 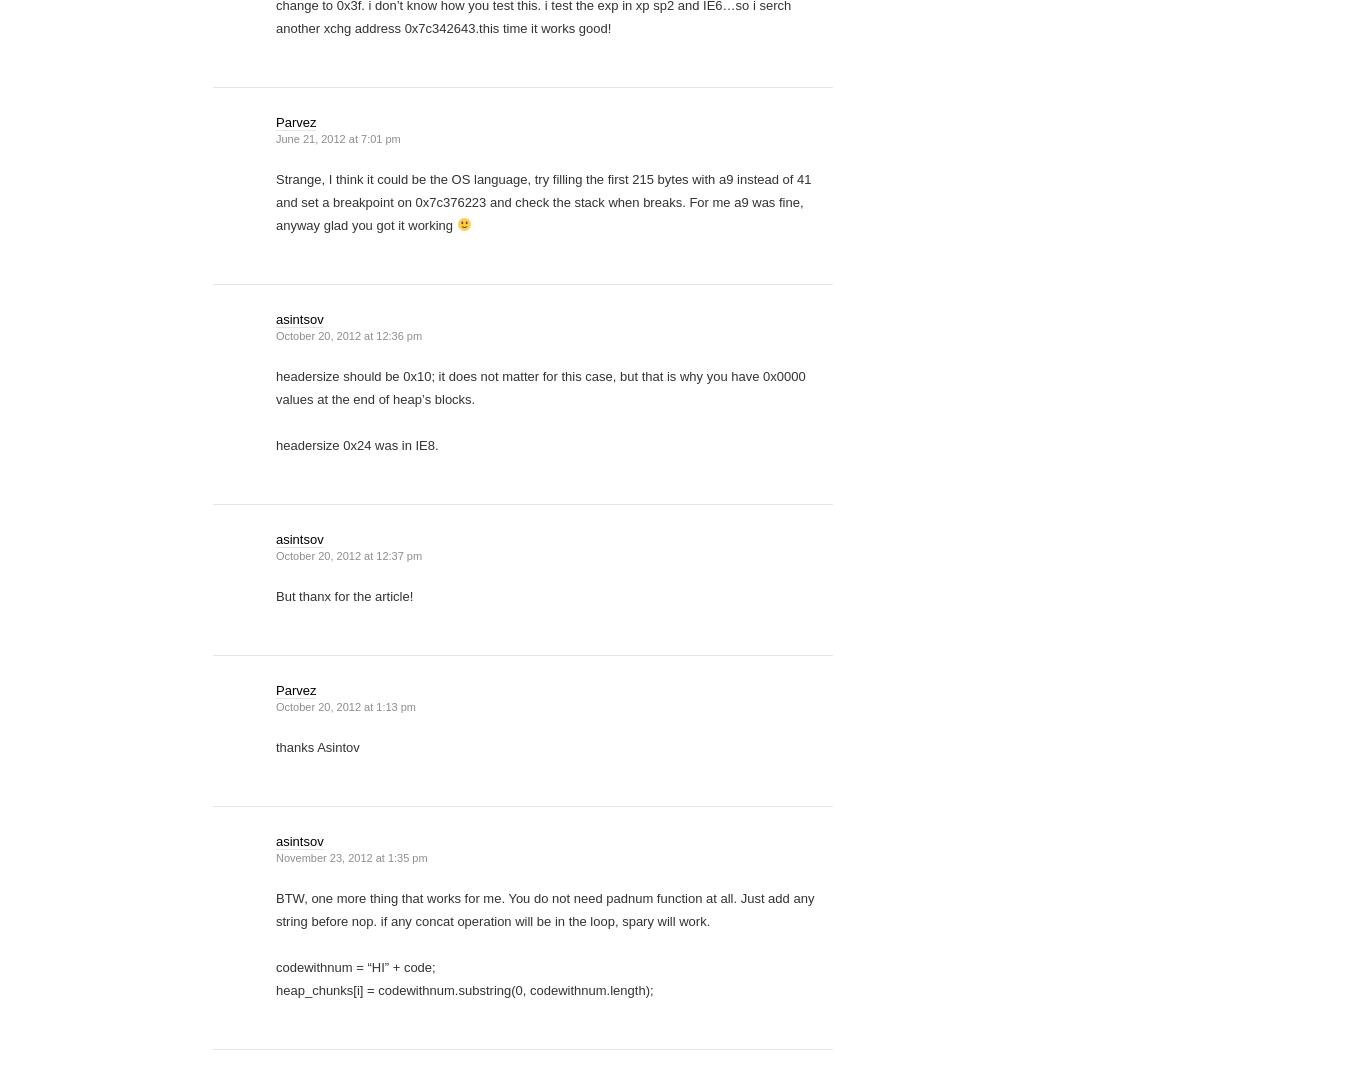 I want to click on 'October 20, 2012 at 1:13 pm', so click(x=345, y=707).